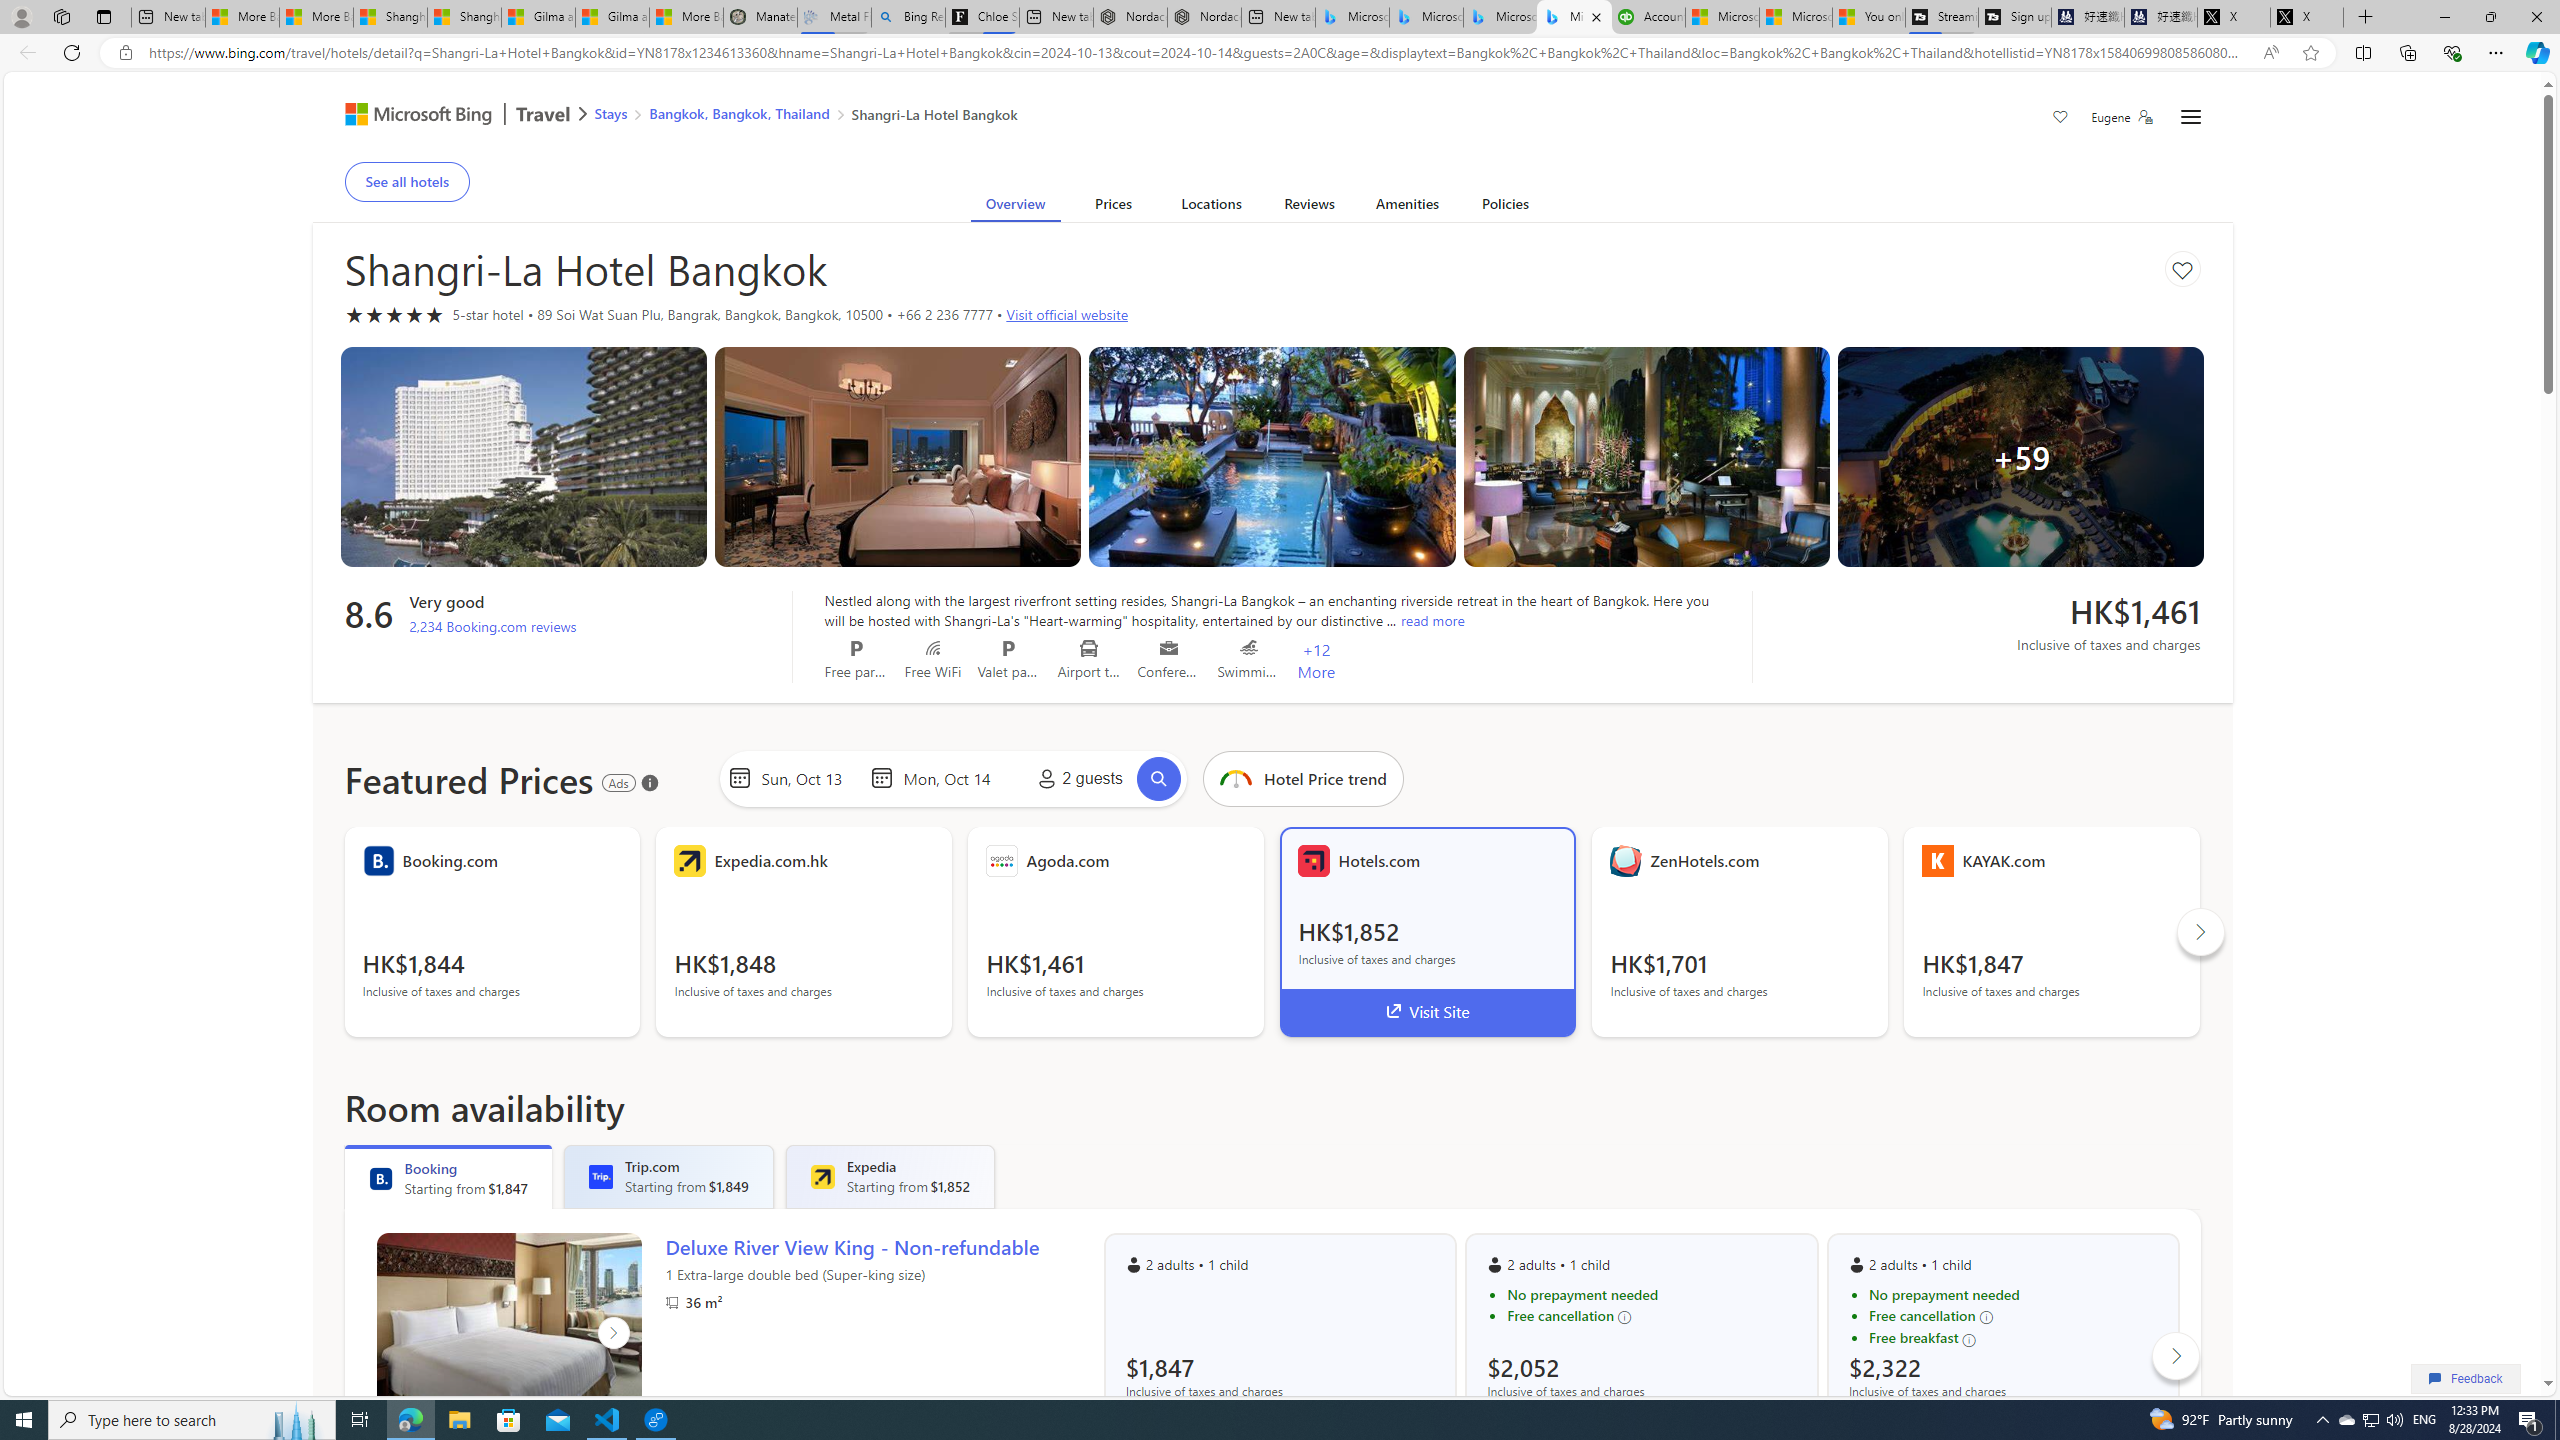 The height and width of the screenshot is (1440, 2560). What do you see at coordinates (1303, 778) in the screenshot?
I see `'Price Trend graph'` at bounding box center [1303, 778].